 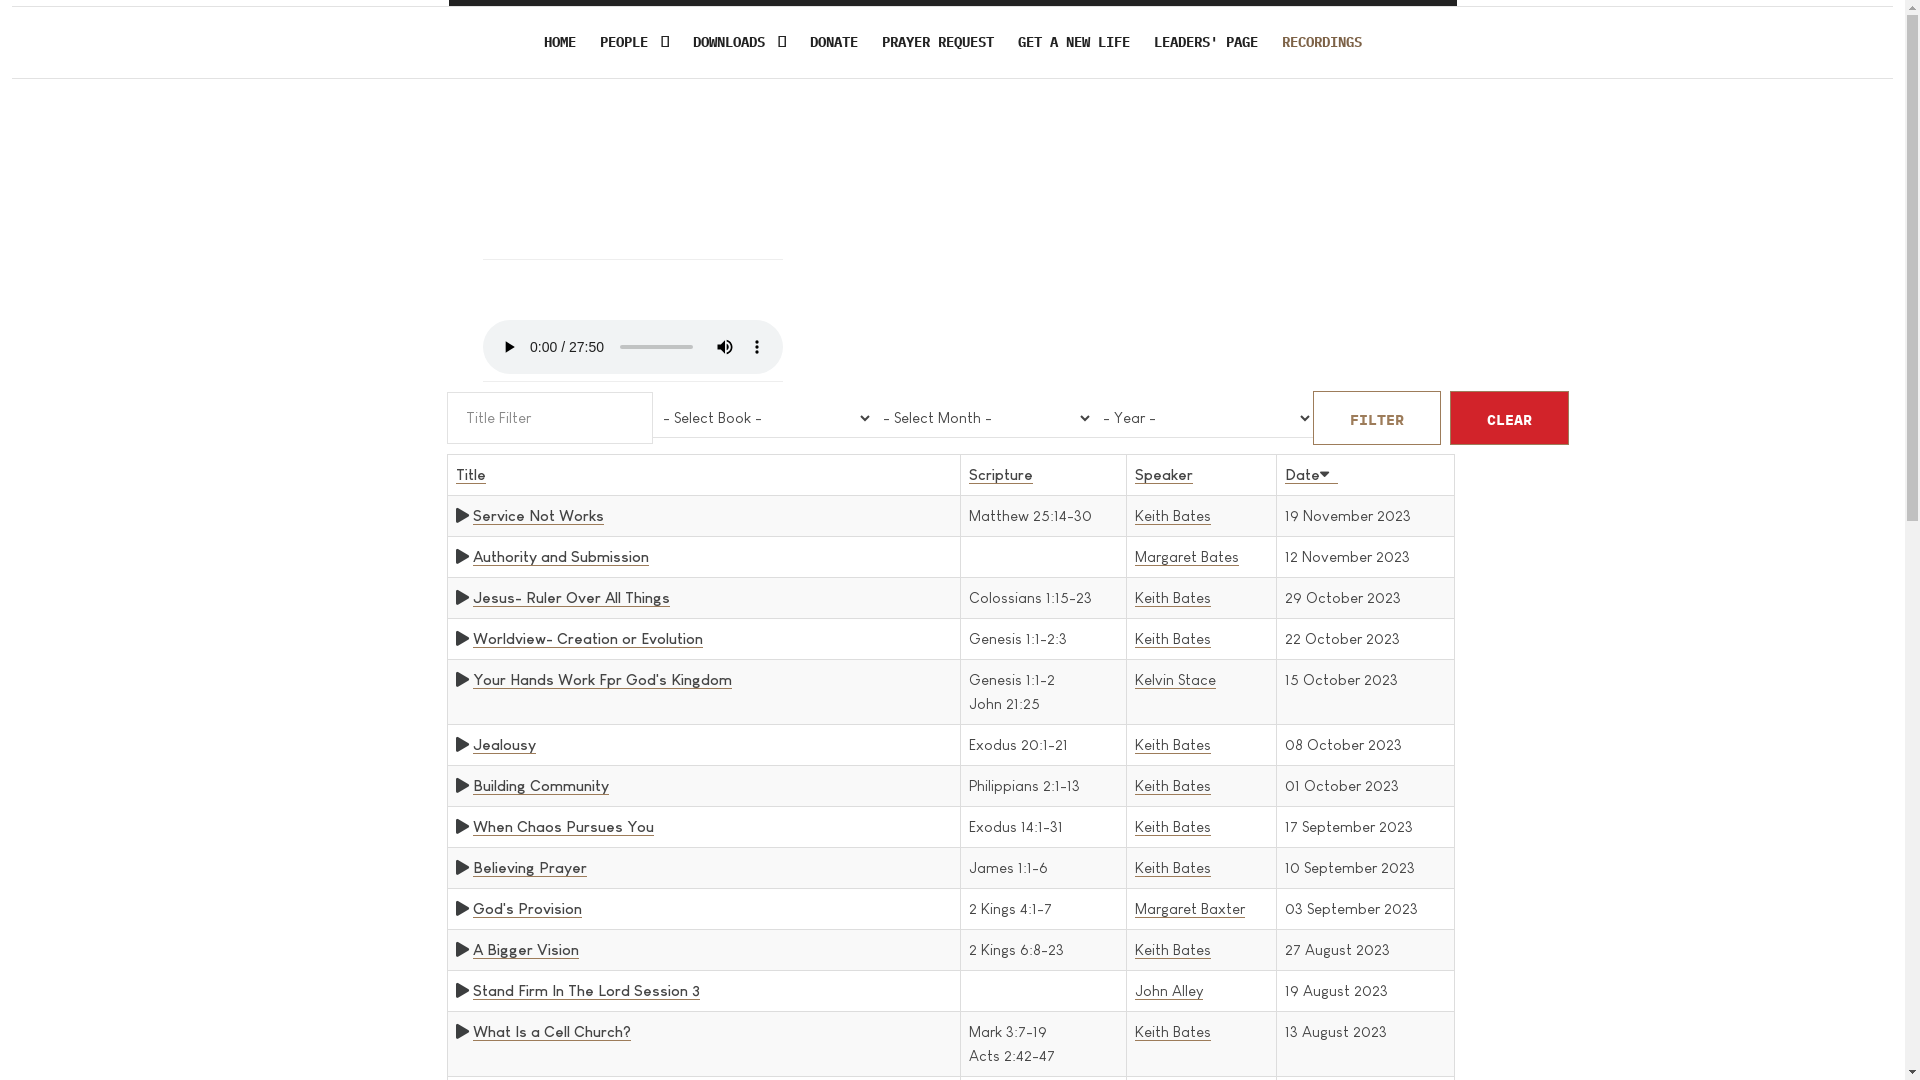 What do you see at coordinates (1169, 991) in the screenshot?
I see `'John Alley'` at bounding box center [1169, 991].